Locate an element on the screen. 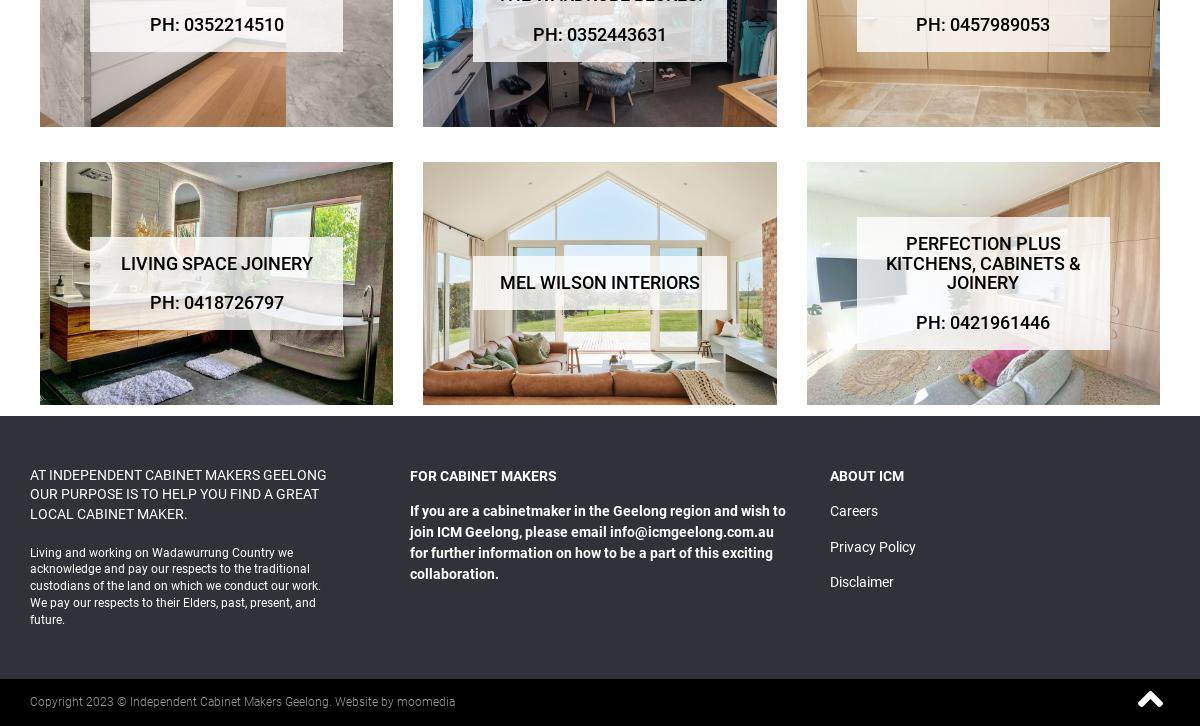  'Living and working on Wadawurrung Country
we acknowledge and pay our respects to the traditional custodians of the land on which we conduct our work. We pay our respects to their Elders, past, present, and future.' is located at coordinates (174, 584).